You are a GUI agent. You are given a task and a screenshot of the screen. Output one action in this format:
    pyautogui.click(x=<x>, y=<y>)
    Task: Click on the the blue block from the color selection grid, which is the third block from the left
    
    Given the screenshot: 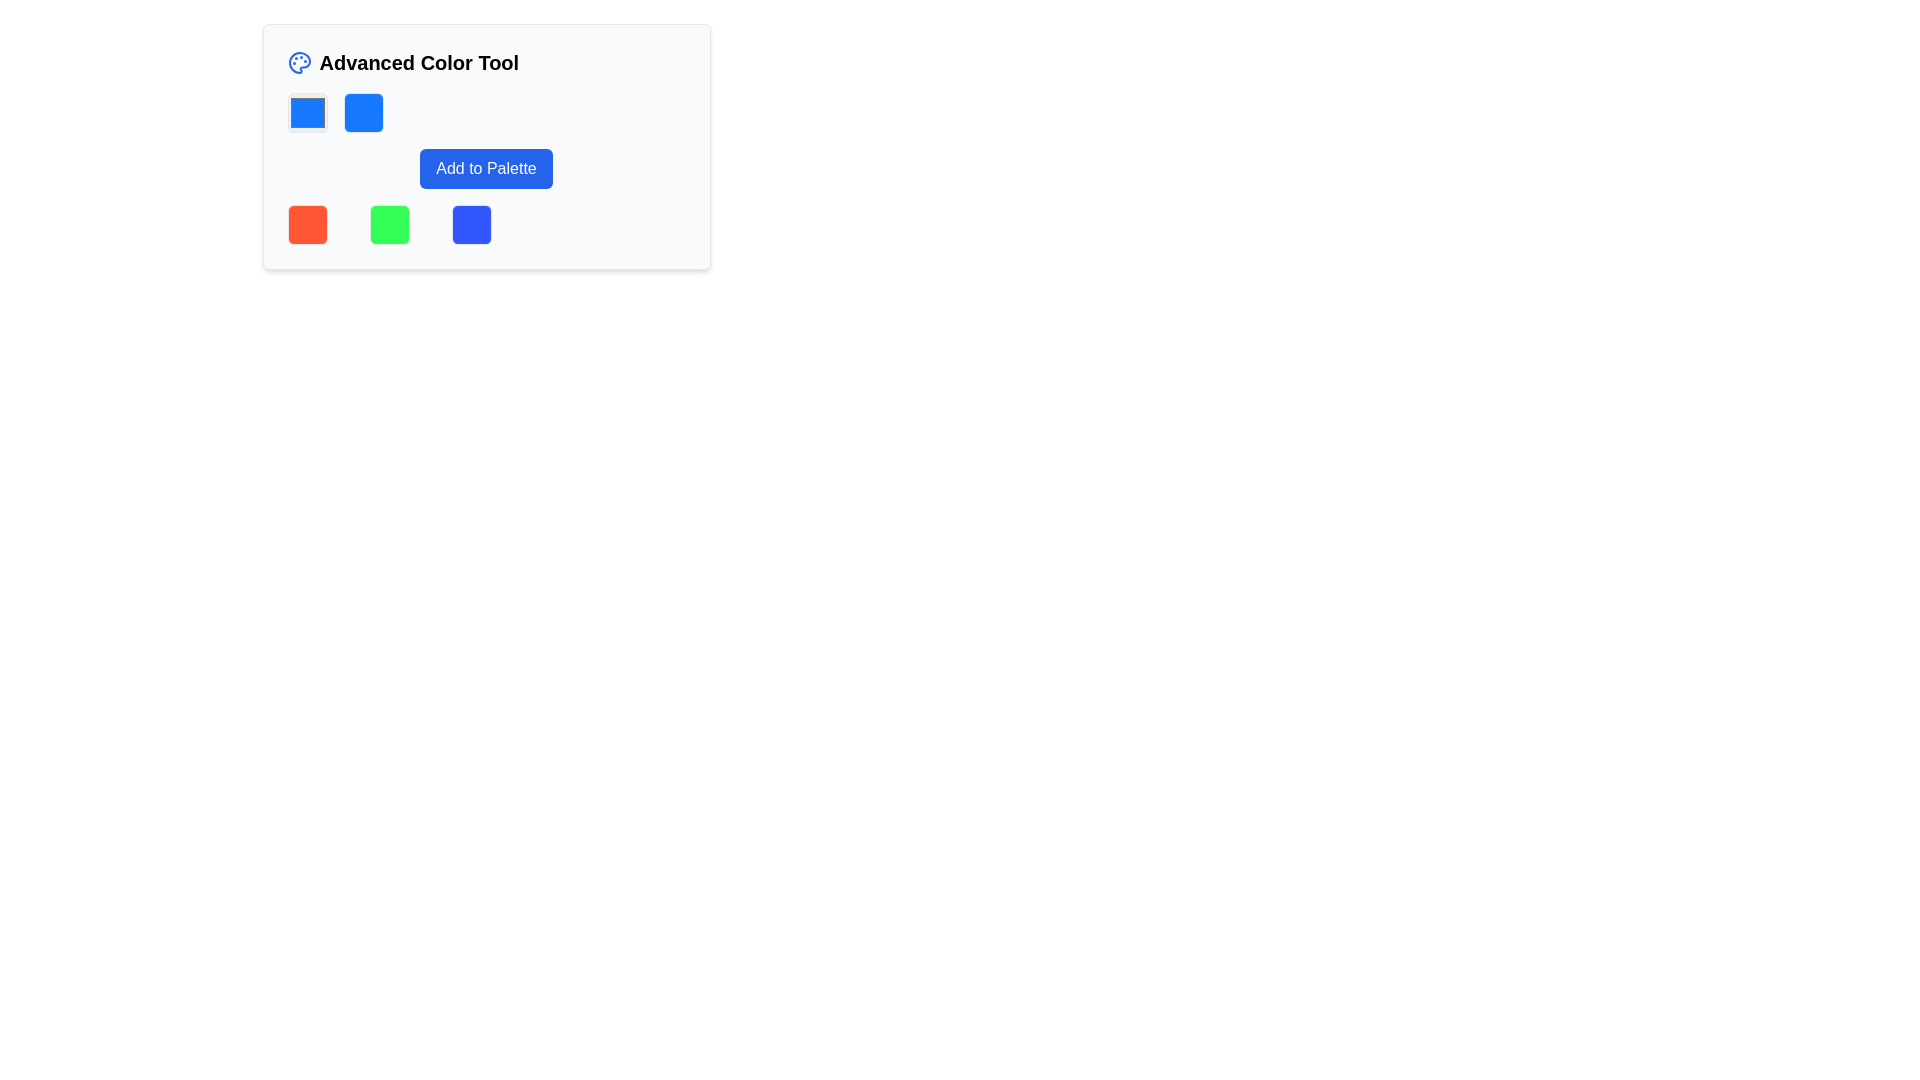 What is the action you would take?
    pyautogui.click(x=486, y=224)
    